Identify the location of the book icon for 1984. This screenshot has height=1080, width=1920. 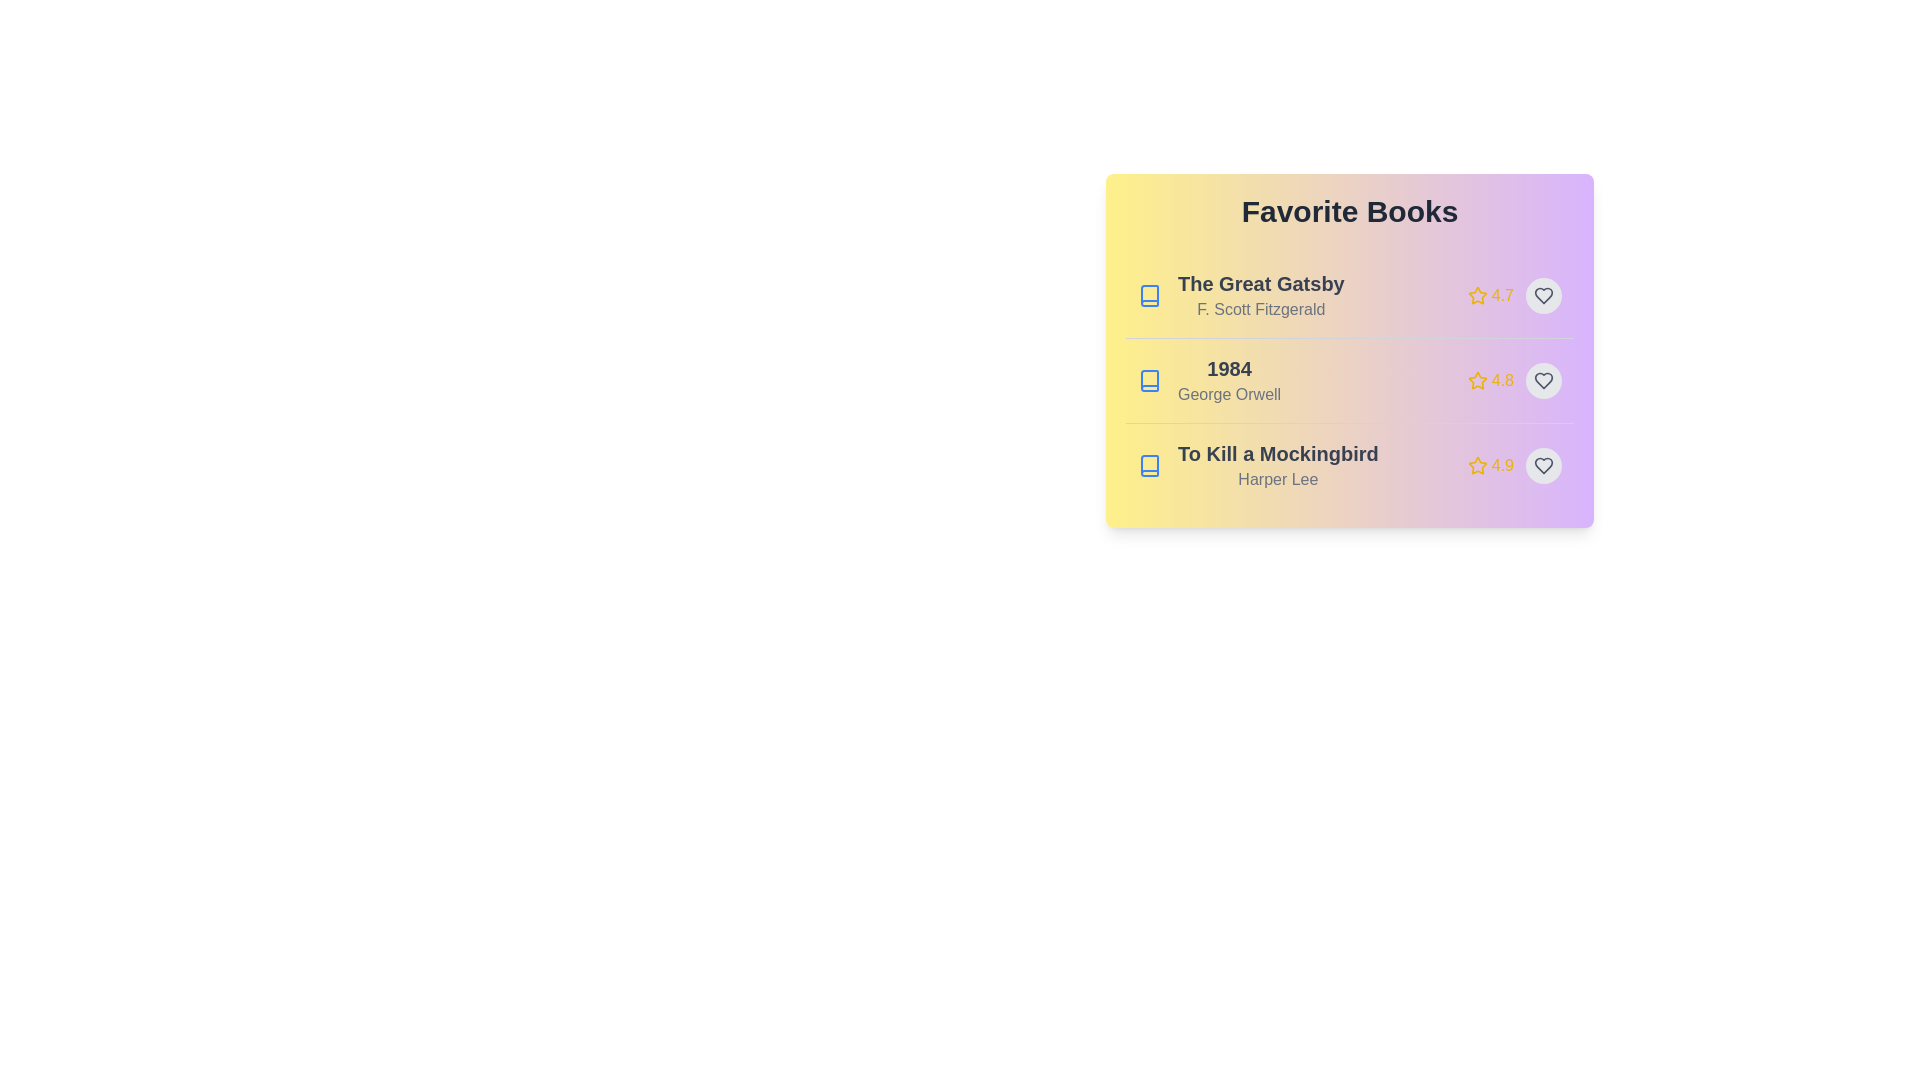
(1150, 381).